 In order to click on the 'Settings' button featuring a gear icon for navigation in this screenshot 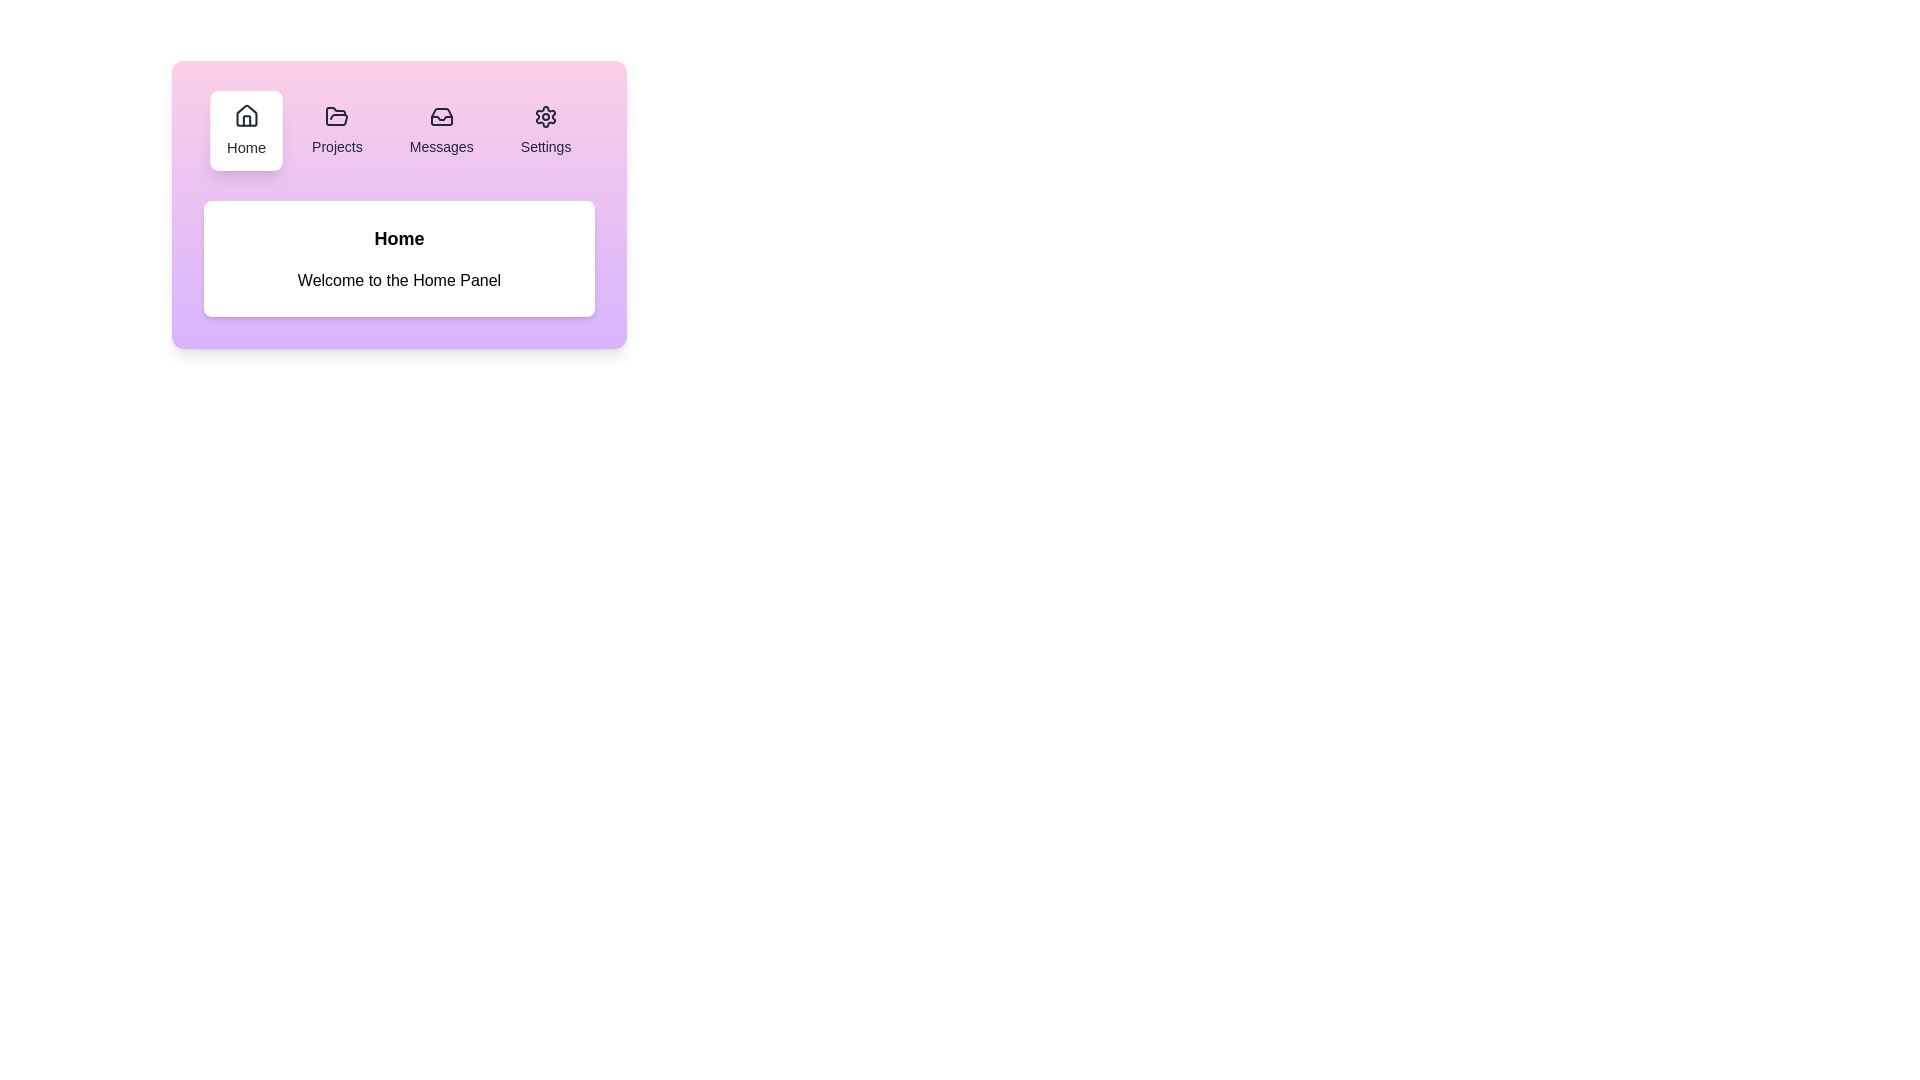, I will do `click(546, 131)`.